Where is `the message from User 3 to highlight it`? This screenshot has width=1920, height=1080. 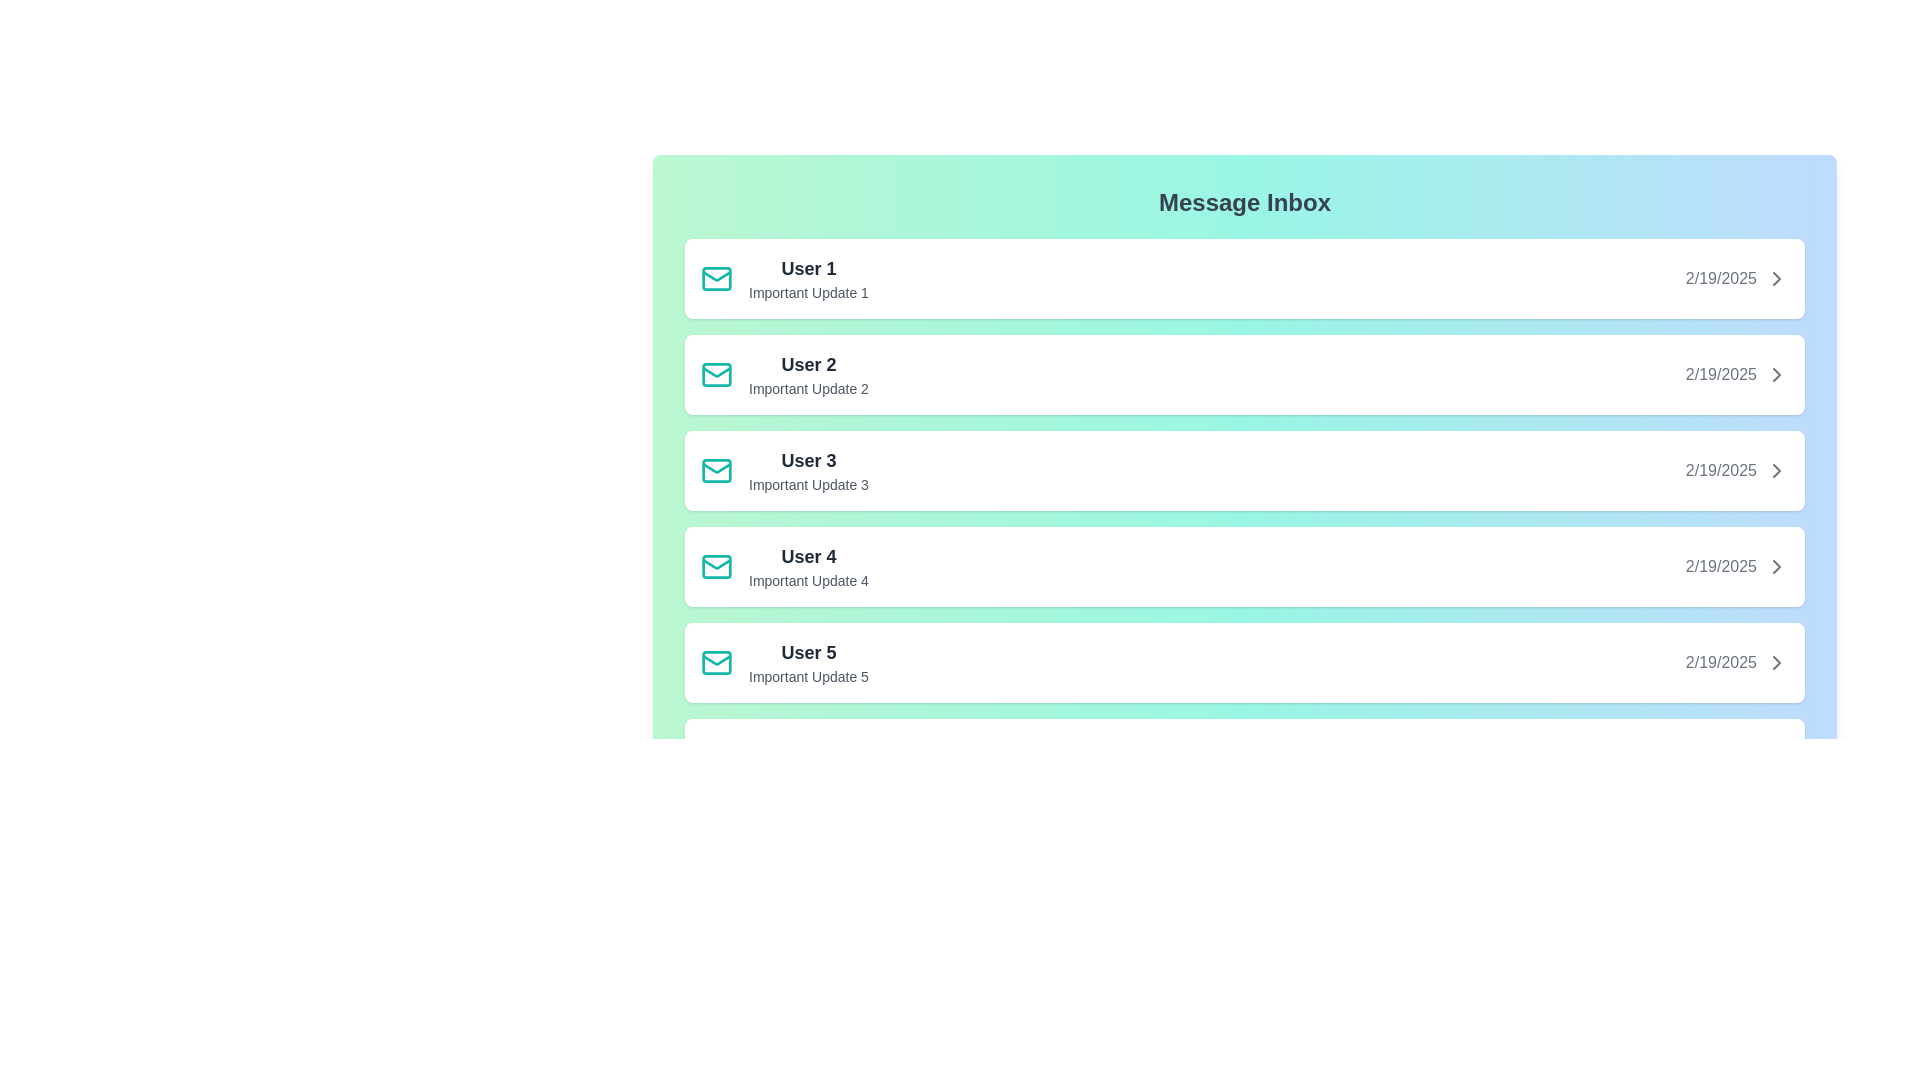 the message from User 3 to highlight it is located at coordinates (1243, 470).